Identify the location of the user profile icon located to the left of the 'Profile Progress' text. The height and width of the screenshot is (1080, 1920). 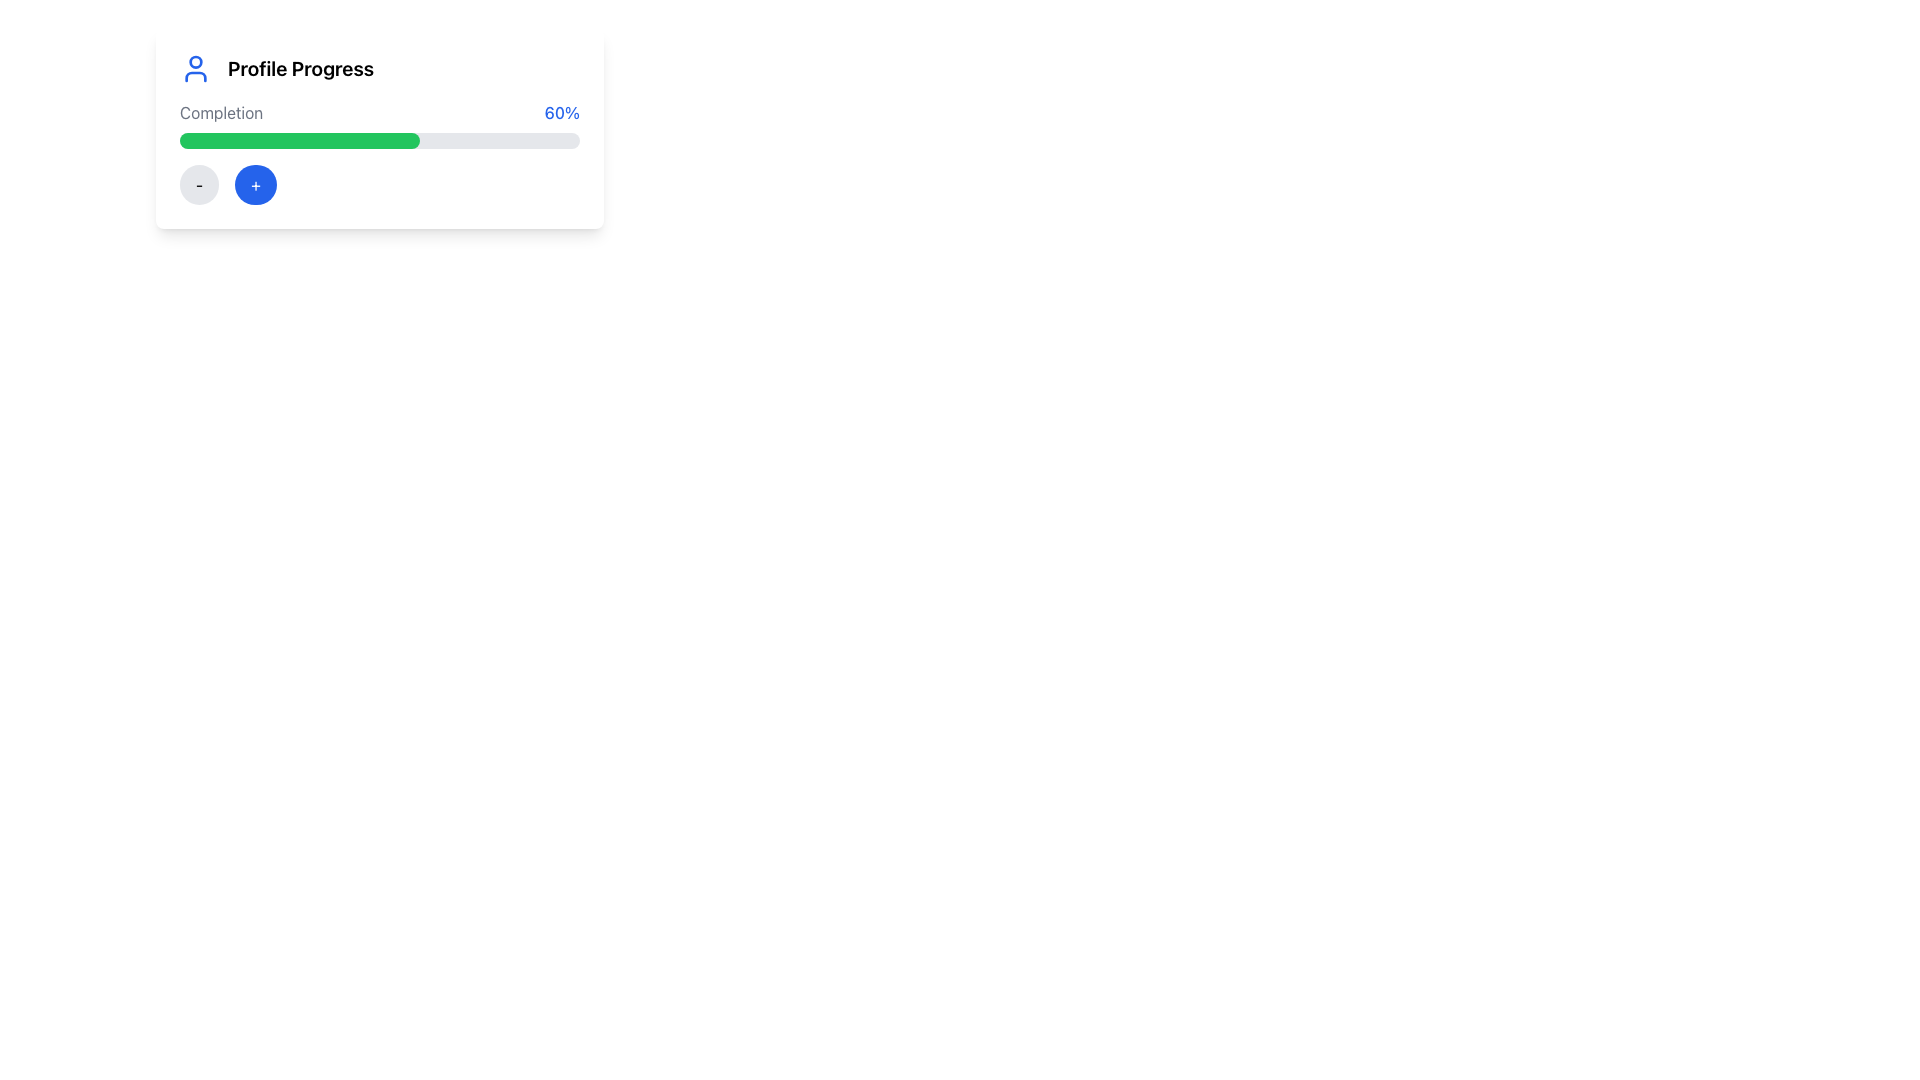
(196, 68).